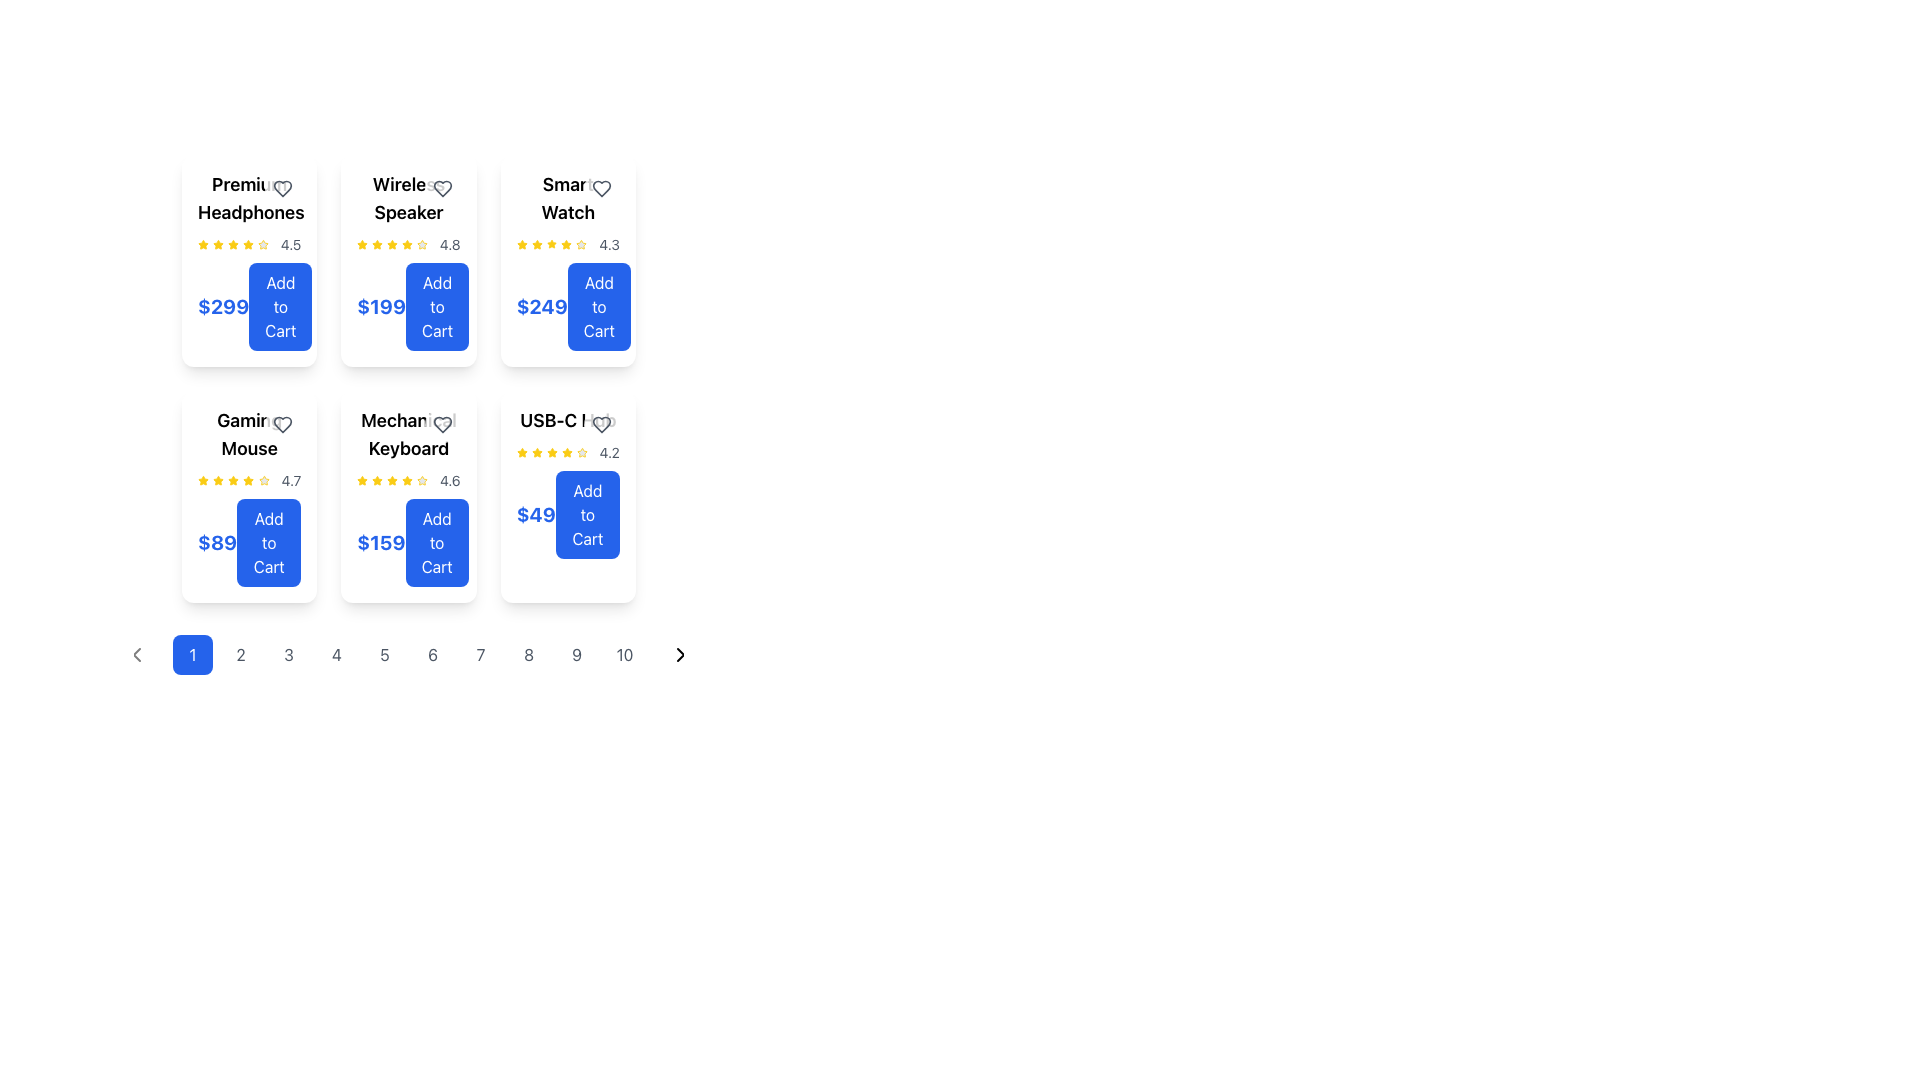 The width and height of the screenshot is (1920, 1080). Describe the element at coordinates (600, 423) in the screenshot. I see `the heart-shaped icon located in the top-right corner of the 'USB-C Hub' product card` at that location.